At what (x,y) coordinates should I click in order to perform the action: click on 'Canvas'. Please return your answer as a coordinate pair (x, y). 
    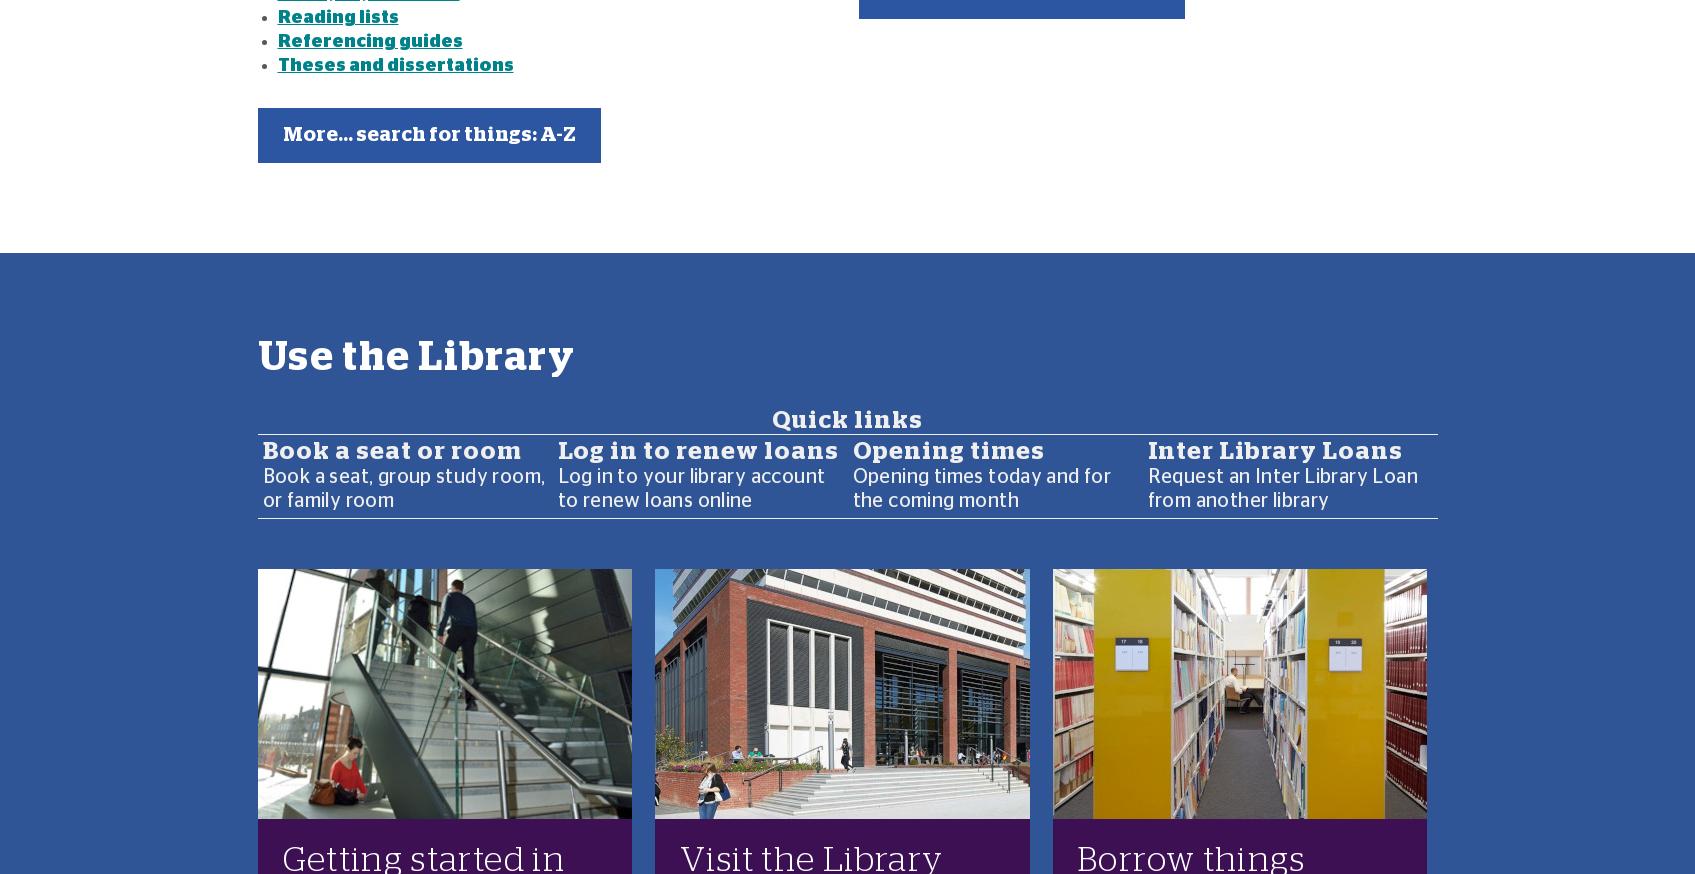
    Looking at the image, I should click on (277, 681).